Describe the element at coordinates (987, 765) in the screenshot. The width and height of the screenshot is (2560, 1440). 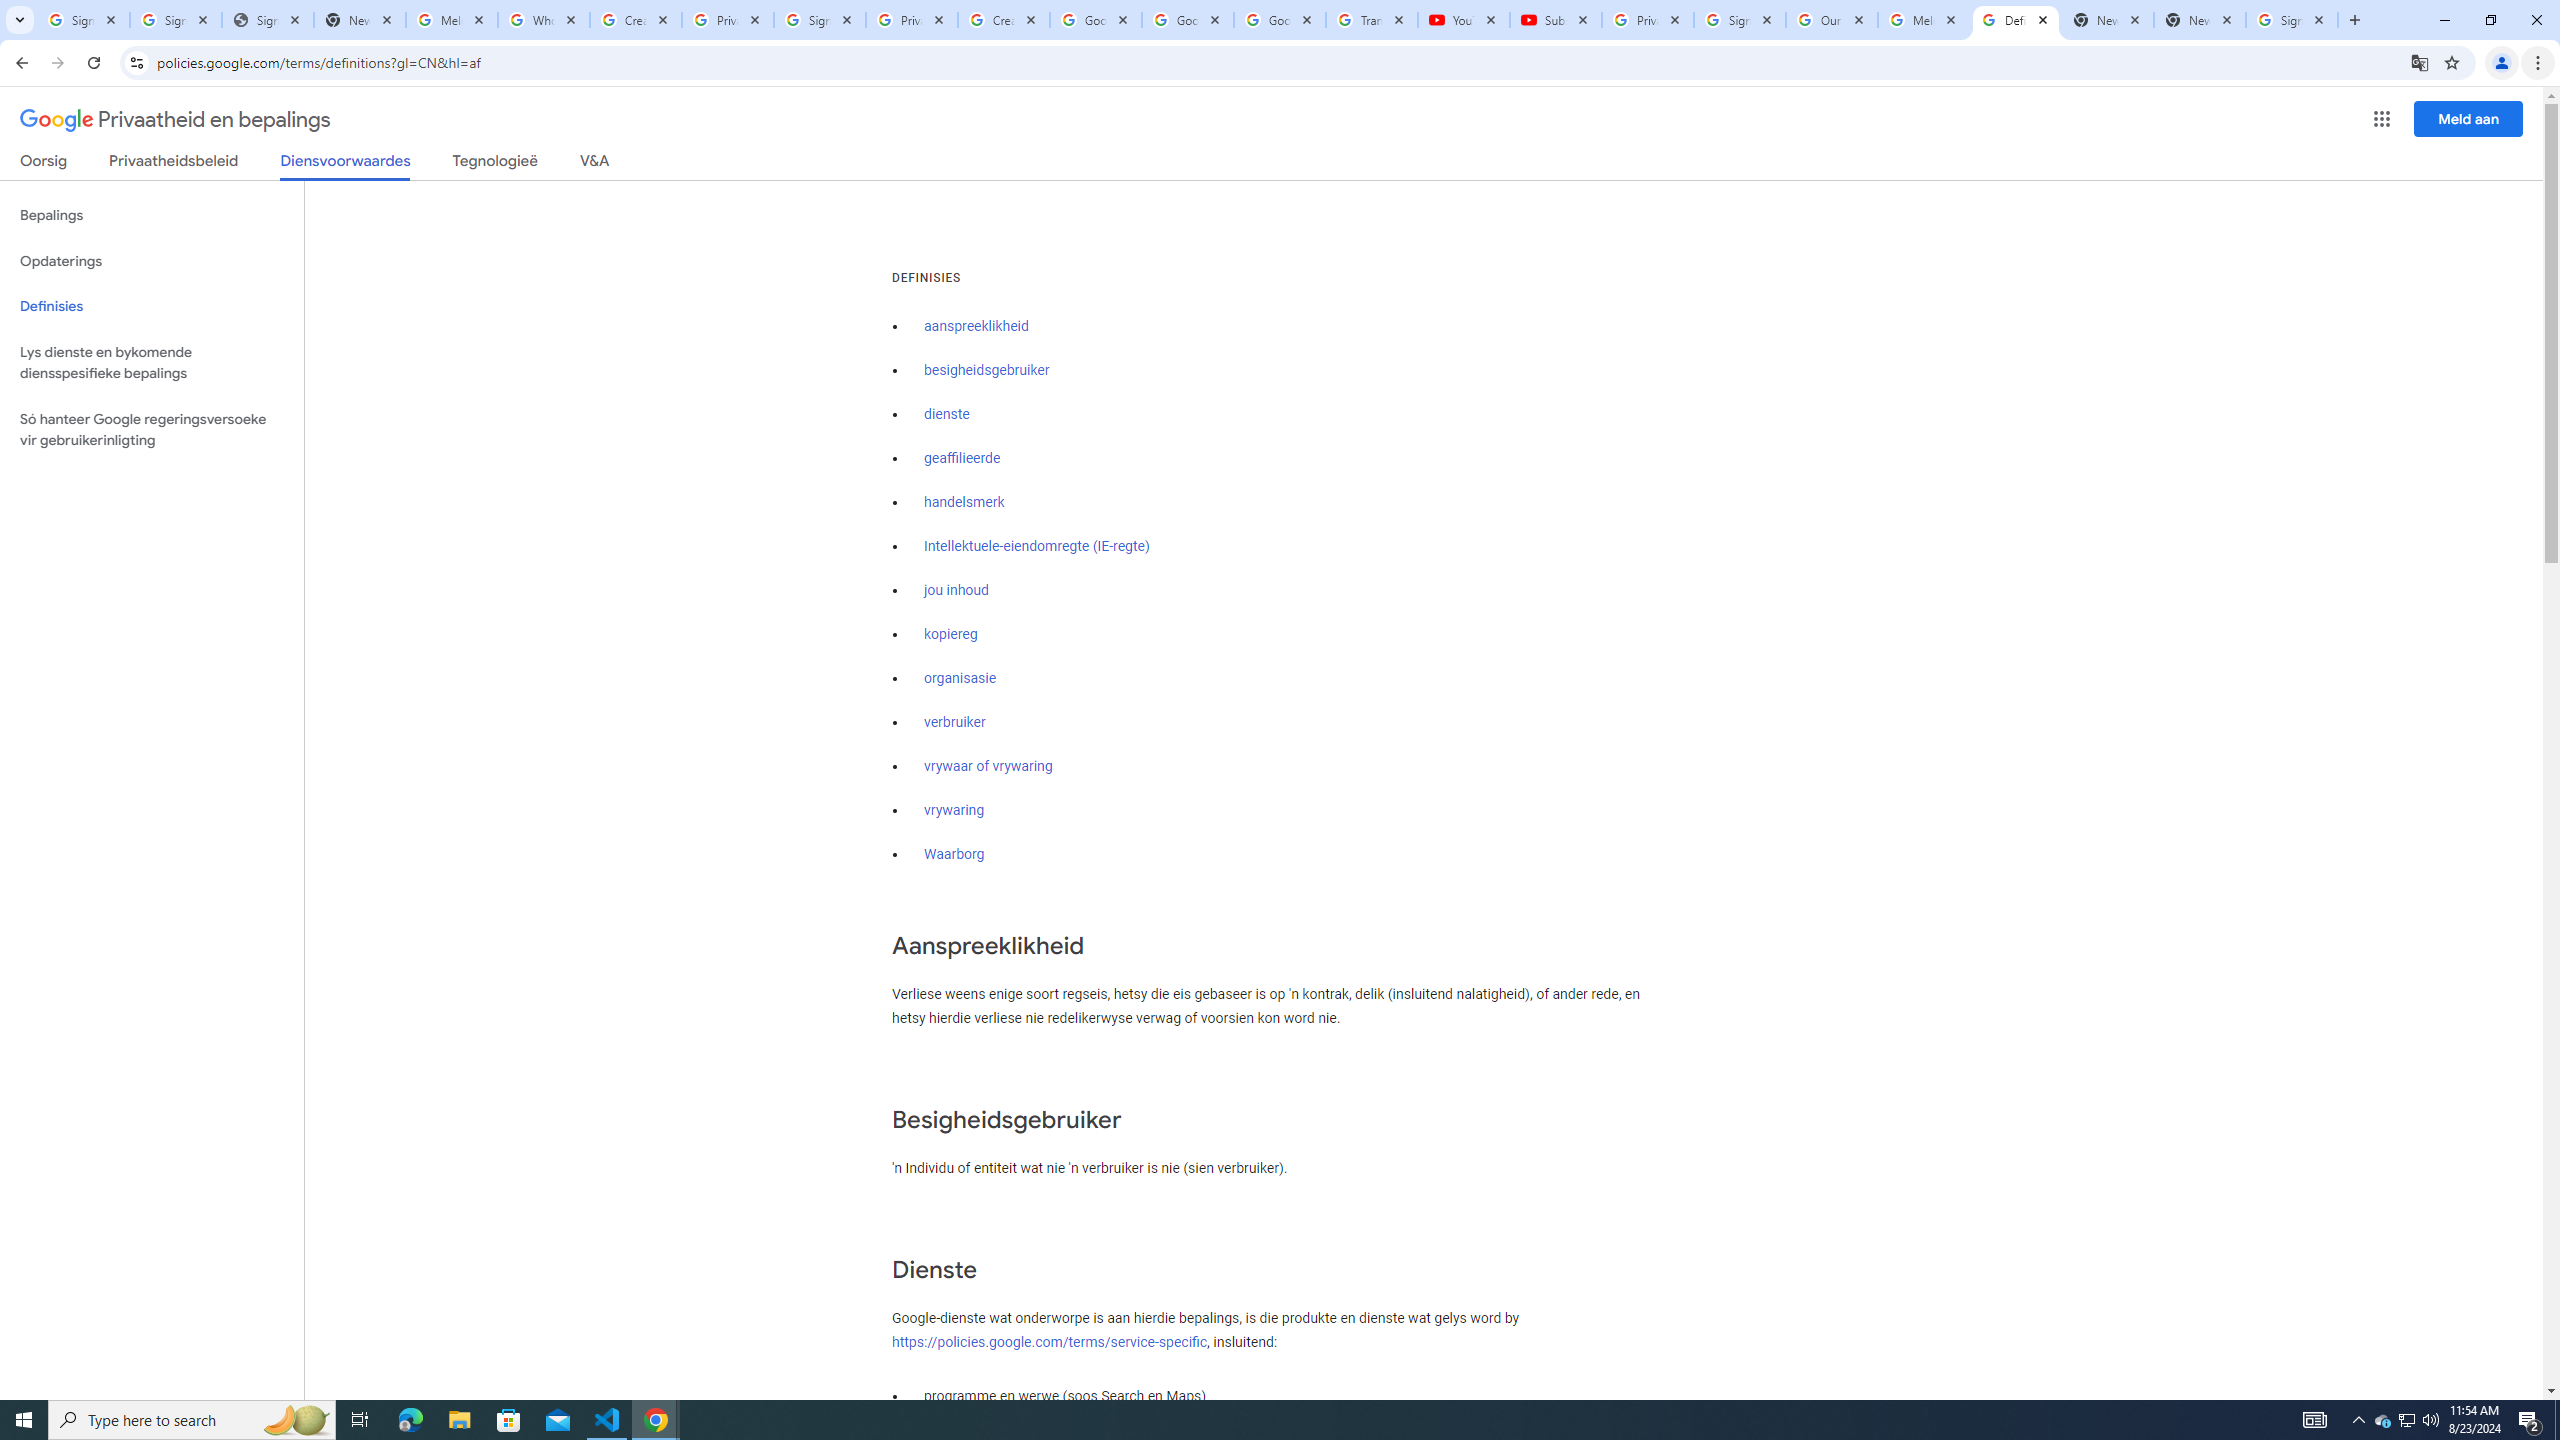
I see `'vrywaar of vrywaring'` at that location.